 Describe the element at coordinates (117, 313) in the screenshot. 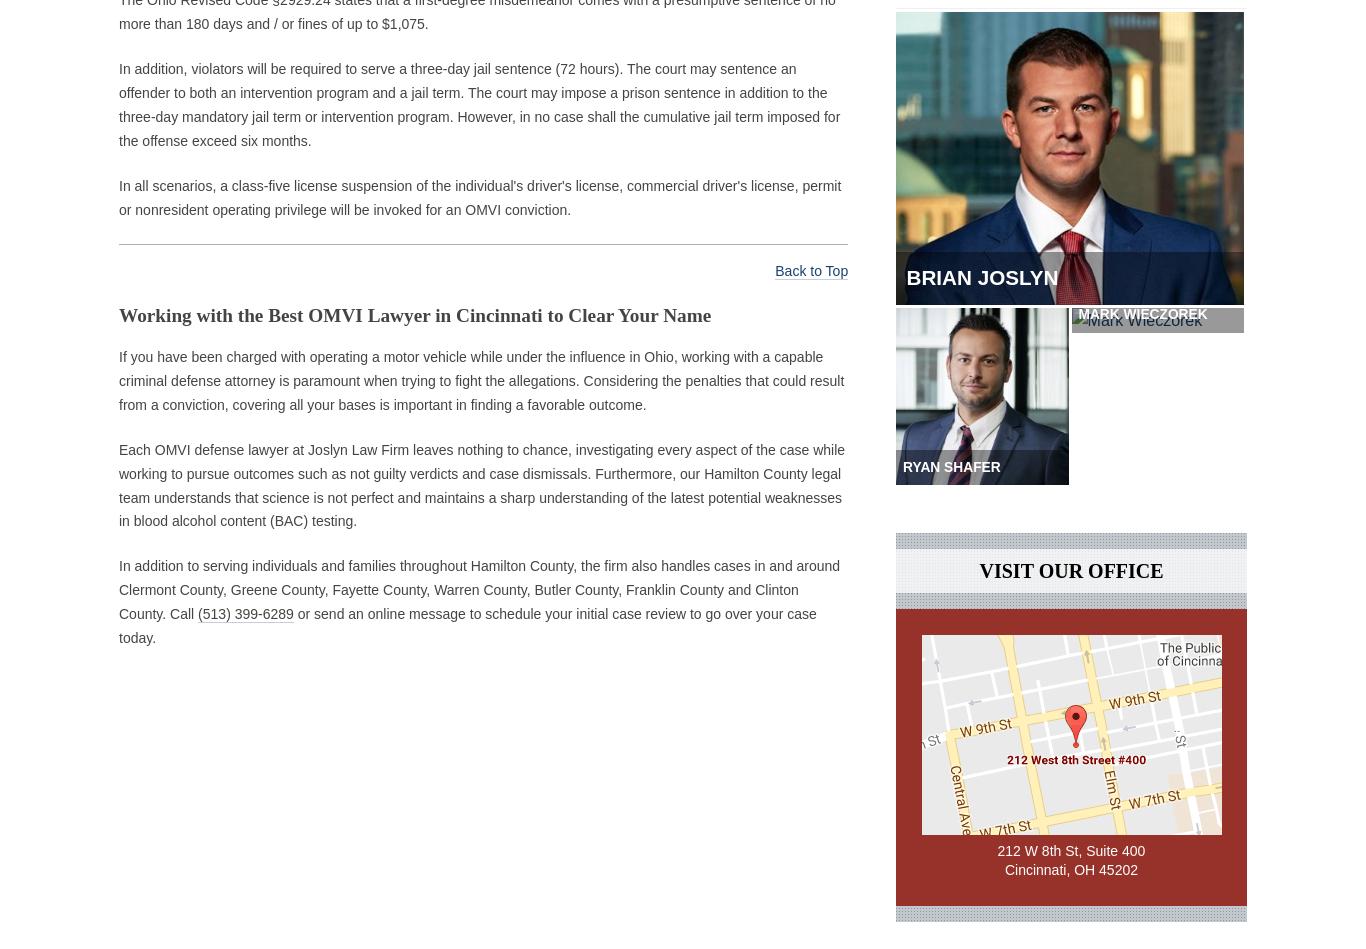

I see `'Working with the Best OMVI Lawyer in Cincinnati to Clear Your Name'` at that location.